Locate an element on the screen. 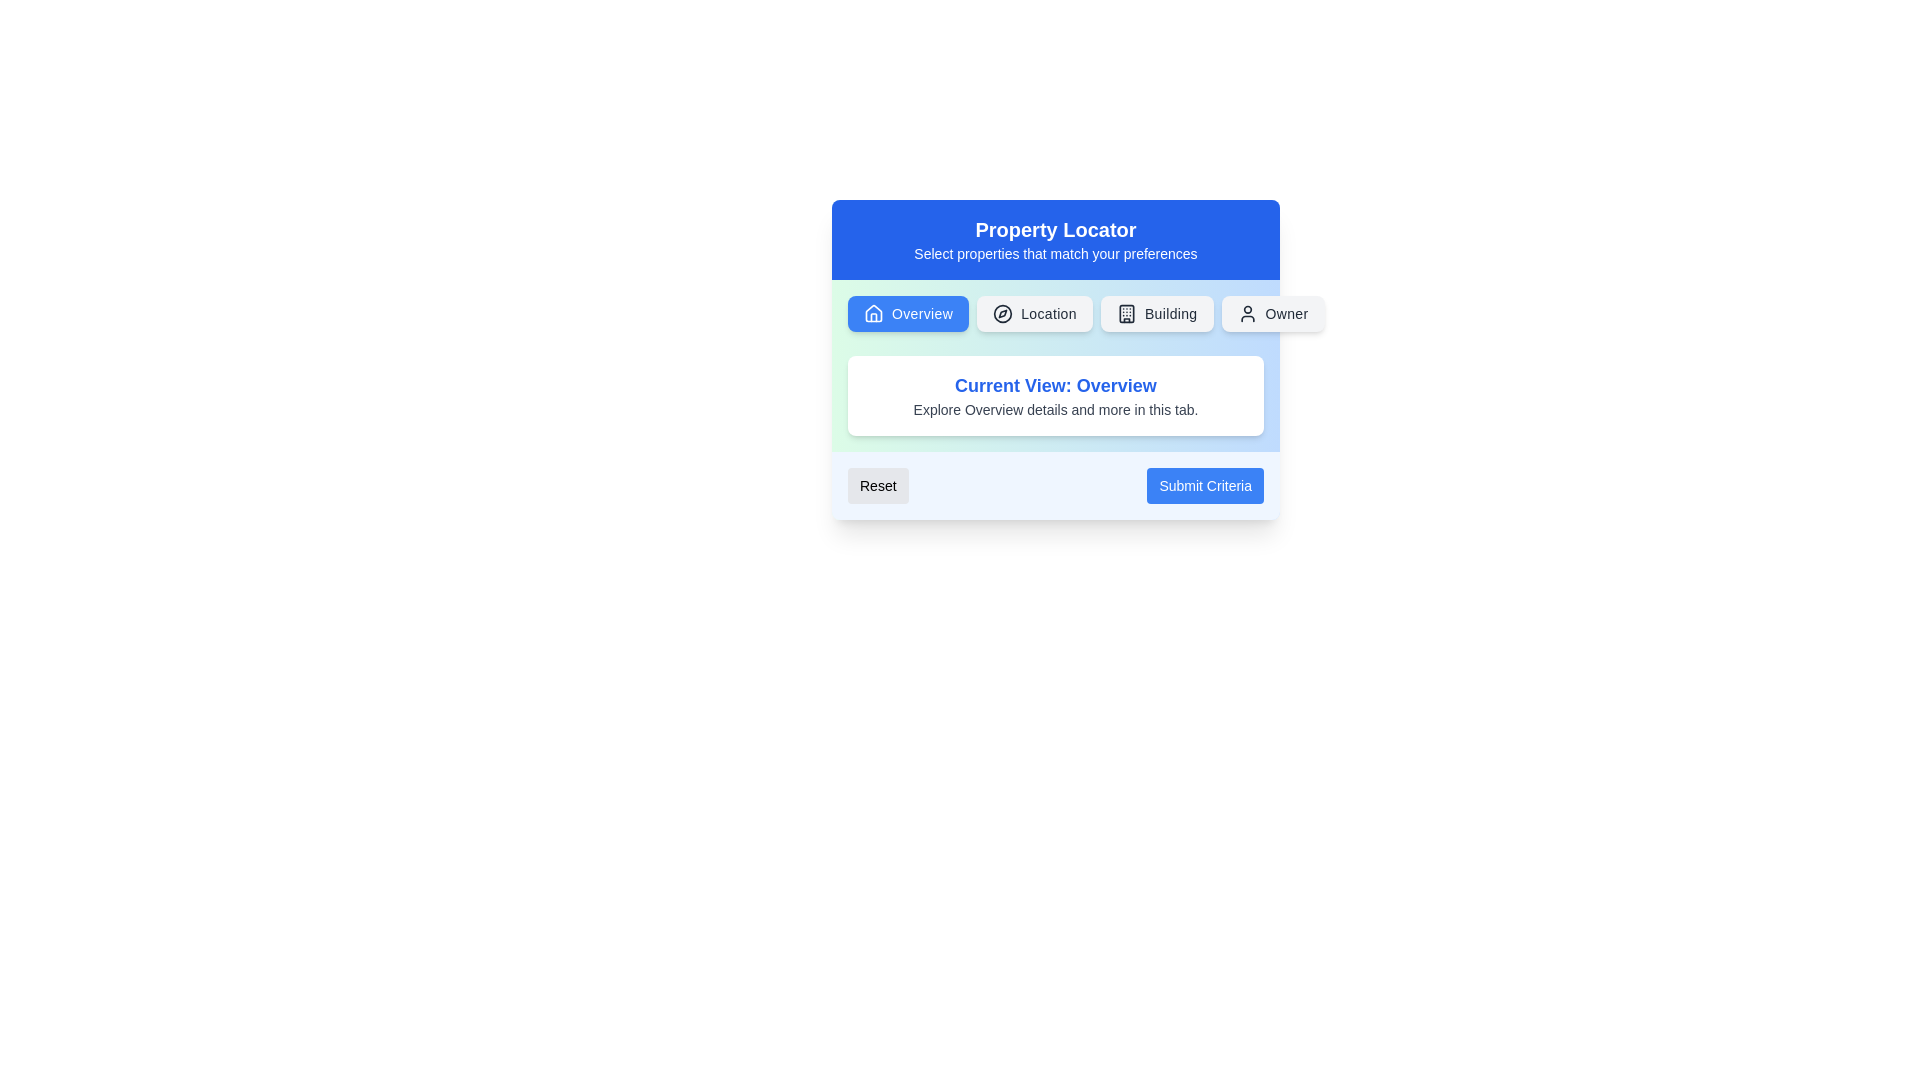  the 'Overview' button located in the leftmost position of the horizontal row under the title 'Property Locator' is located at coordinates (907, 313).